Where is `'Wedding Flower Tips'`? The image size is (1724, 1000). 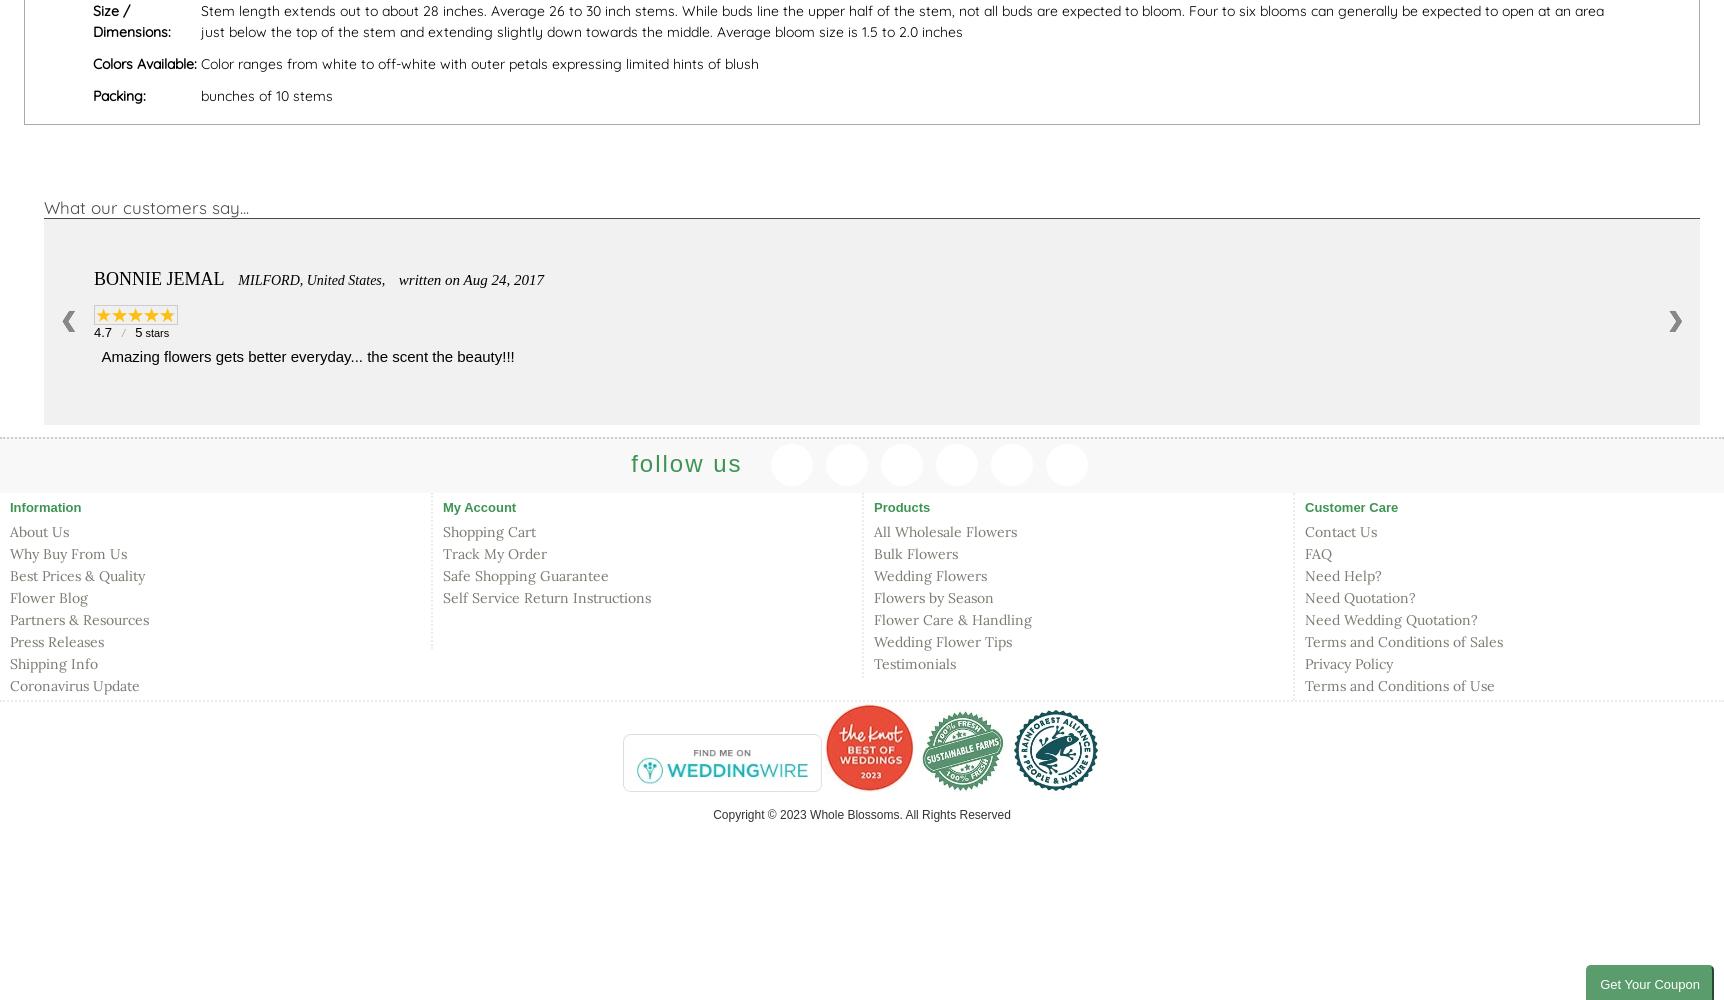 'Wedding Flower Tips' is located at coordinates (942, 642).